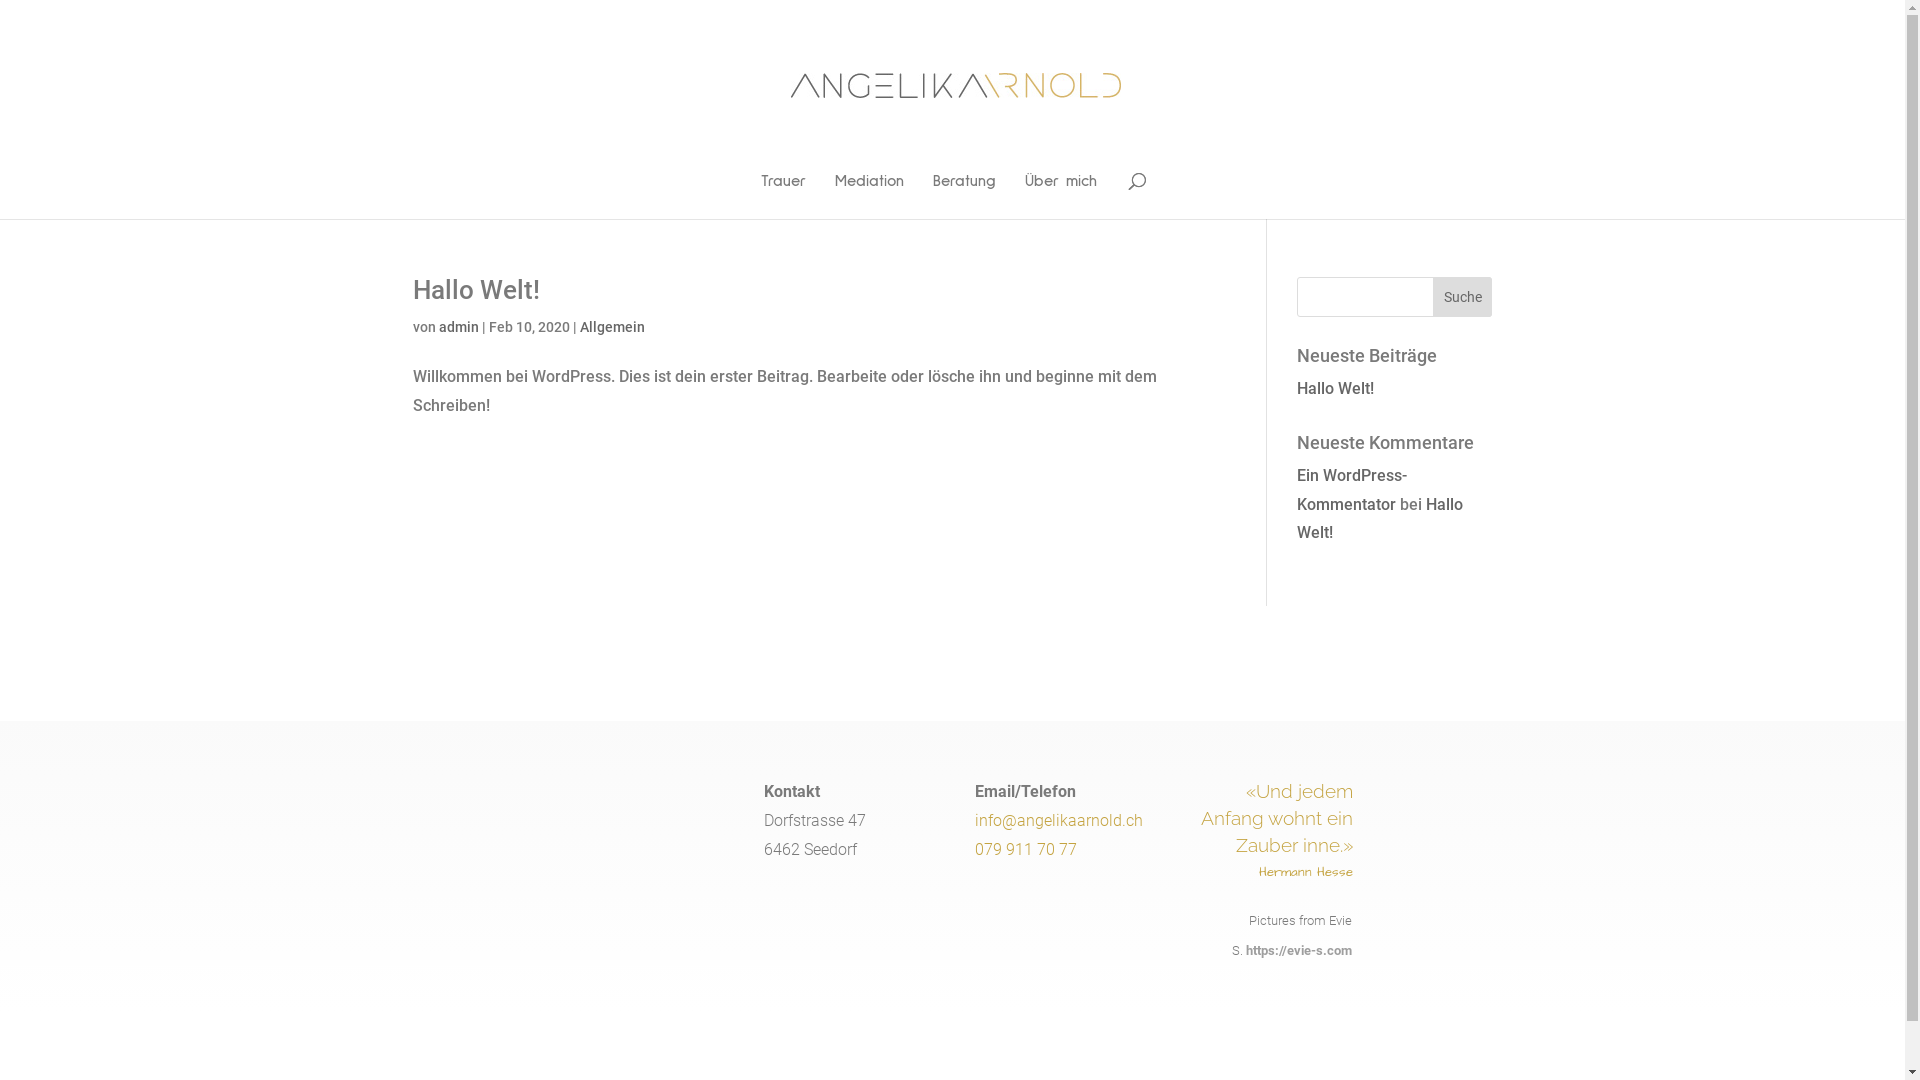 The width and height of the screenshot is (1920, 1080). Describe the element at coordinates (1463, 297) in the screenshot. I see `'Suche'` at that location.